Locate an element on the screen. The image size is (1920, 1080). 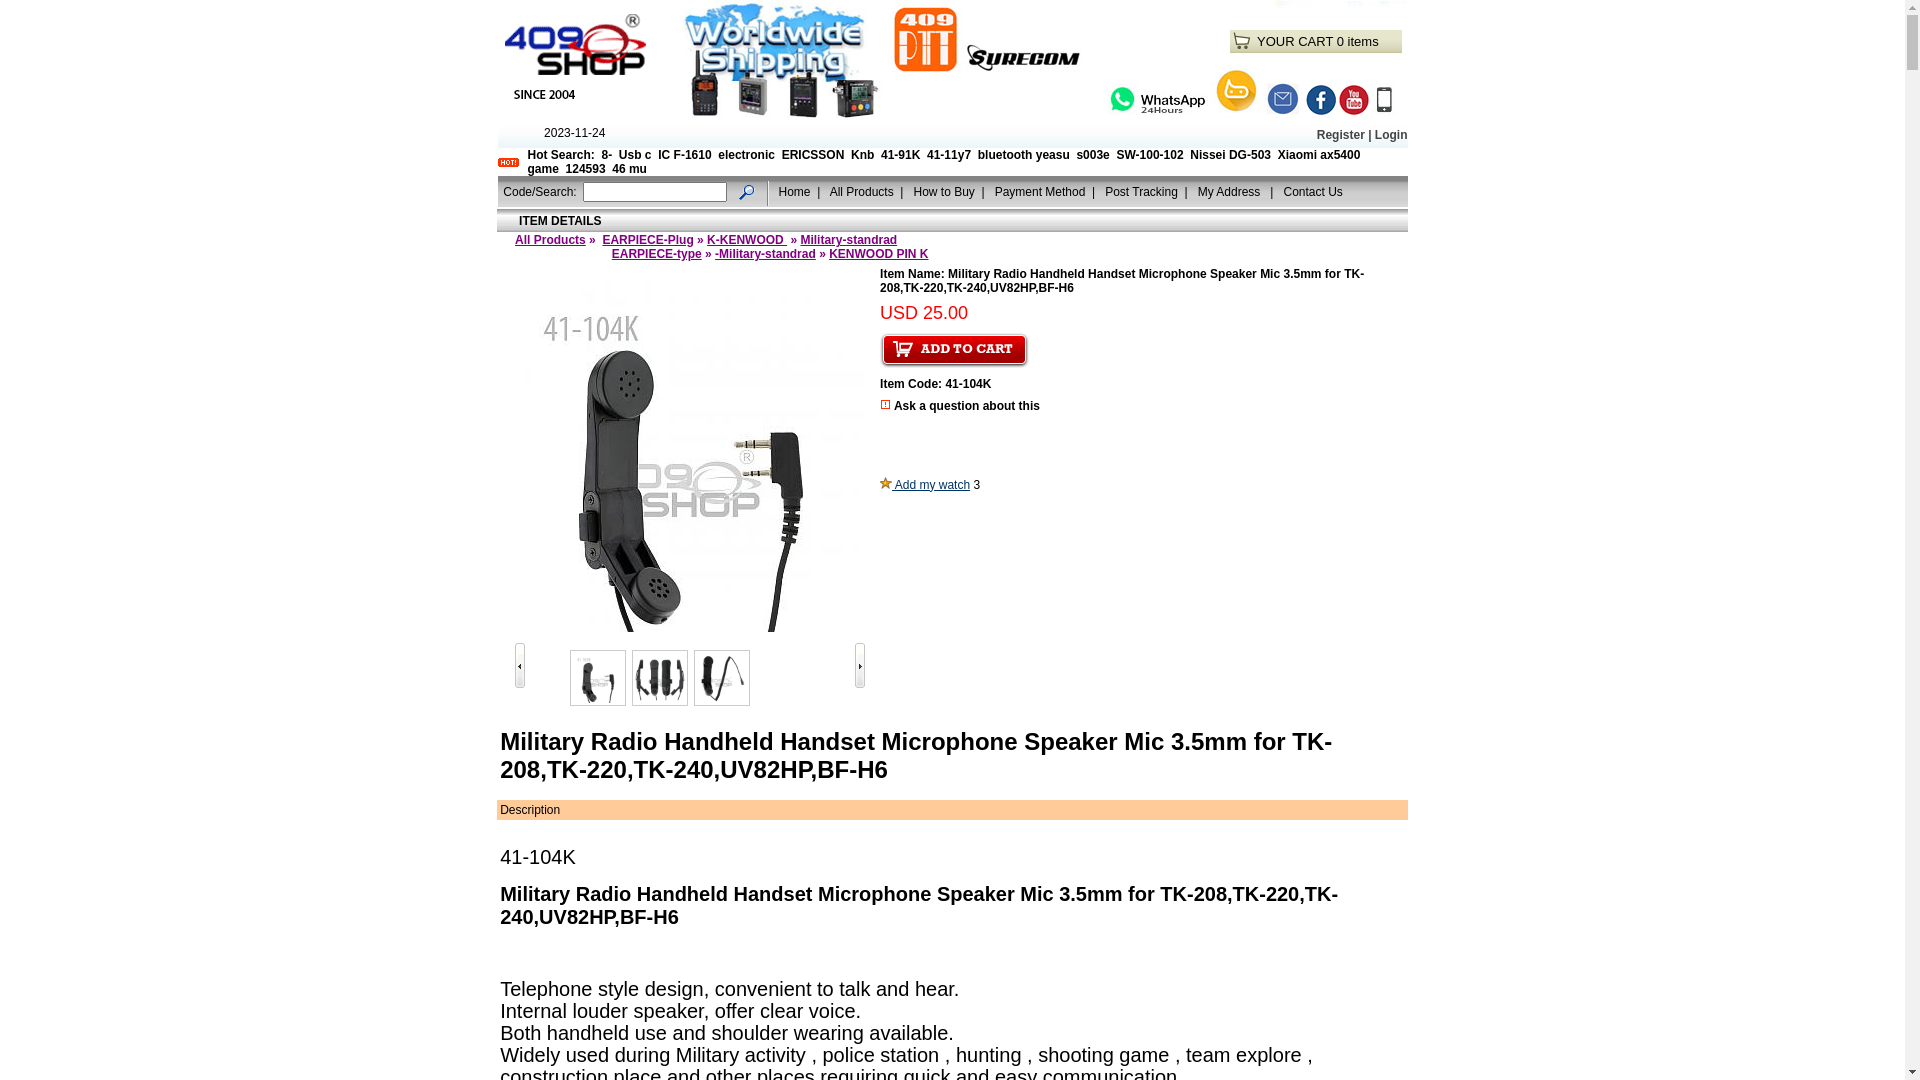
'41-91K' is located at coordinates (899, 153).